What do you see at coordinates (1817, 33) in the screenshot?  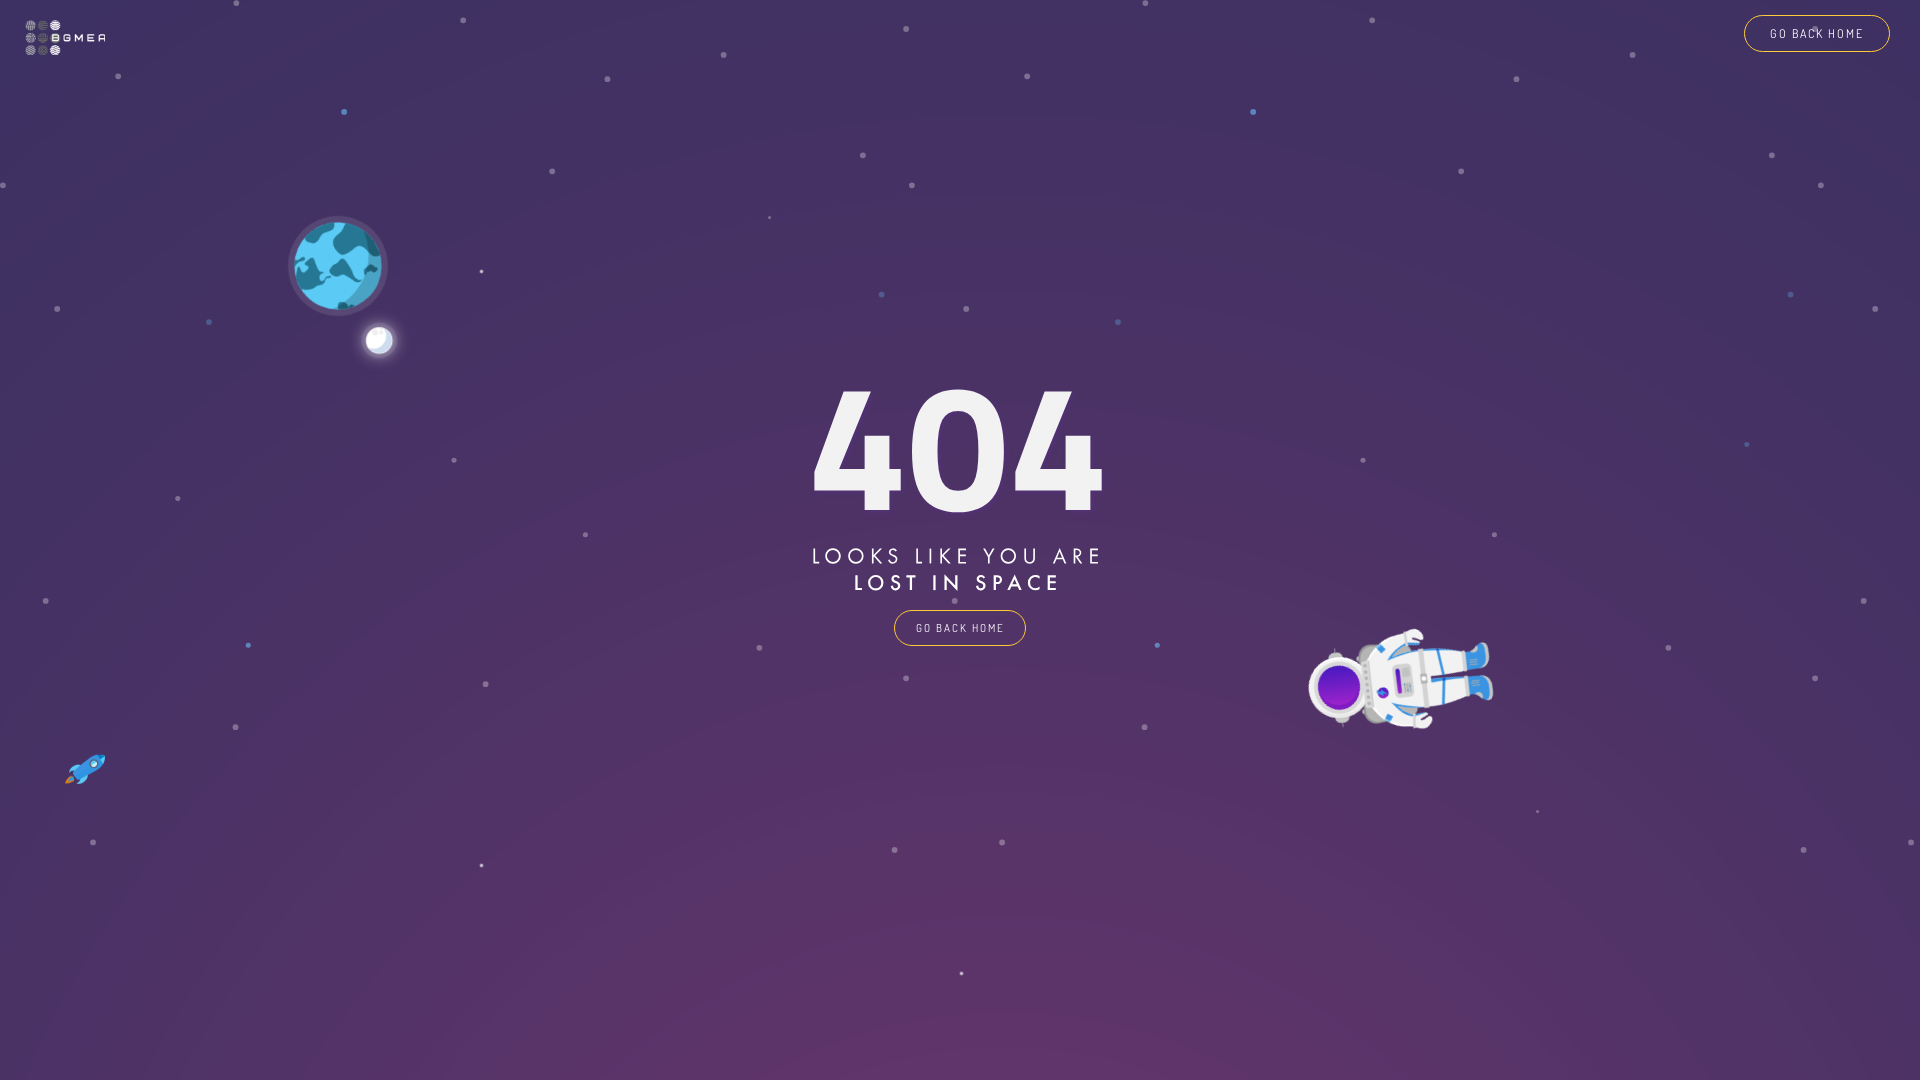 I see `'GO BACK HOME'` at bounding box center [1817, 33].